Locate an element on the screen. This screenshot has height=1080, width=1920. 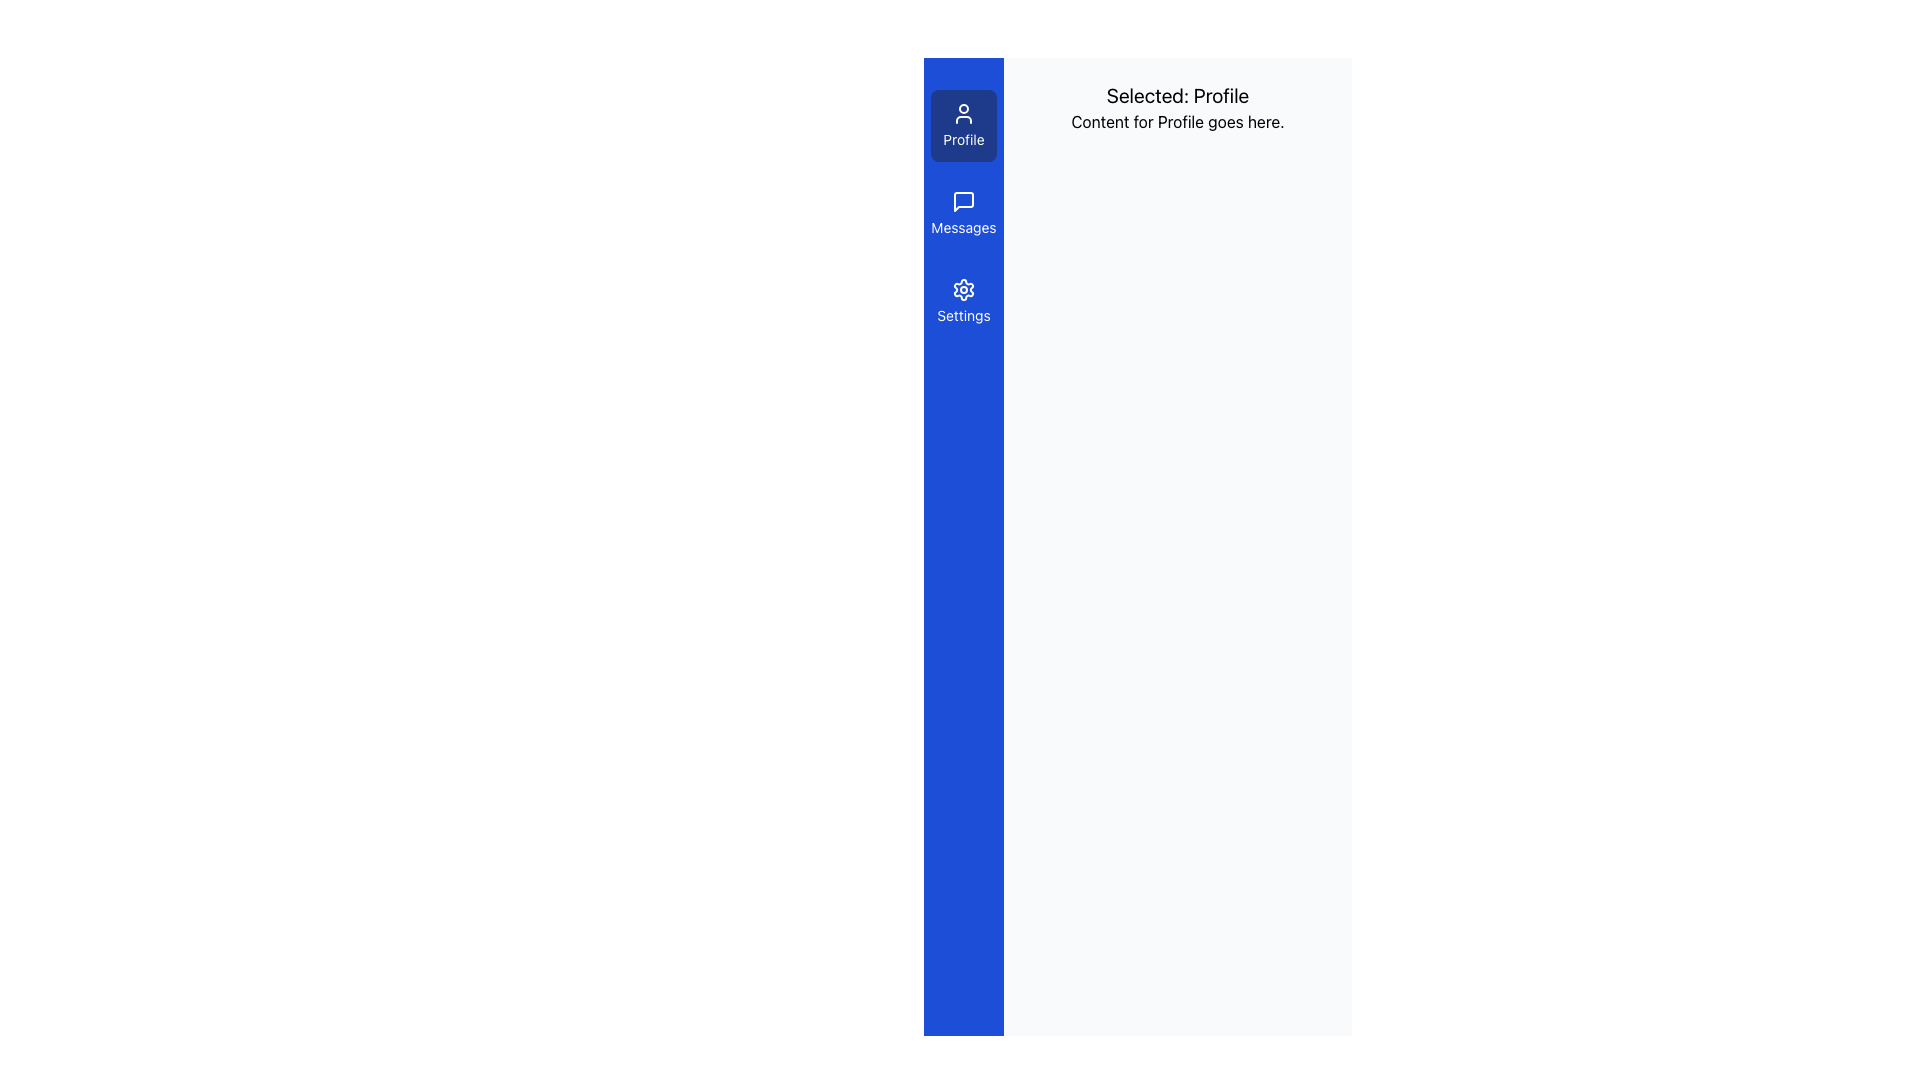
the 'Messages' text label located on the blue vertical sidebar, positioned below the message icon and above the 'Settings' option is located at coordinates (964, 226).